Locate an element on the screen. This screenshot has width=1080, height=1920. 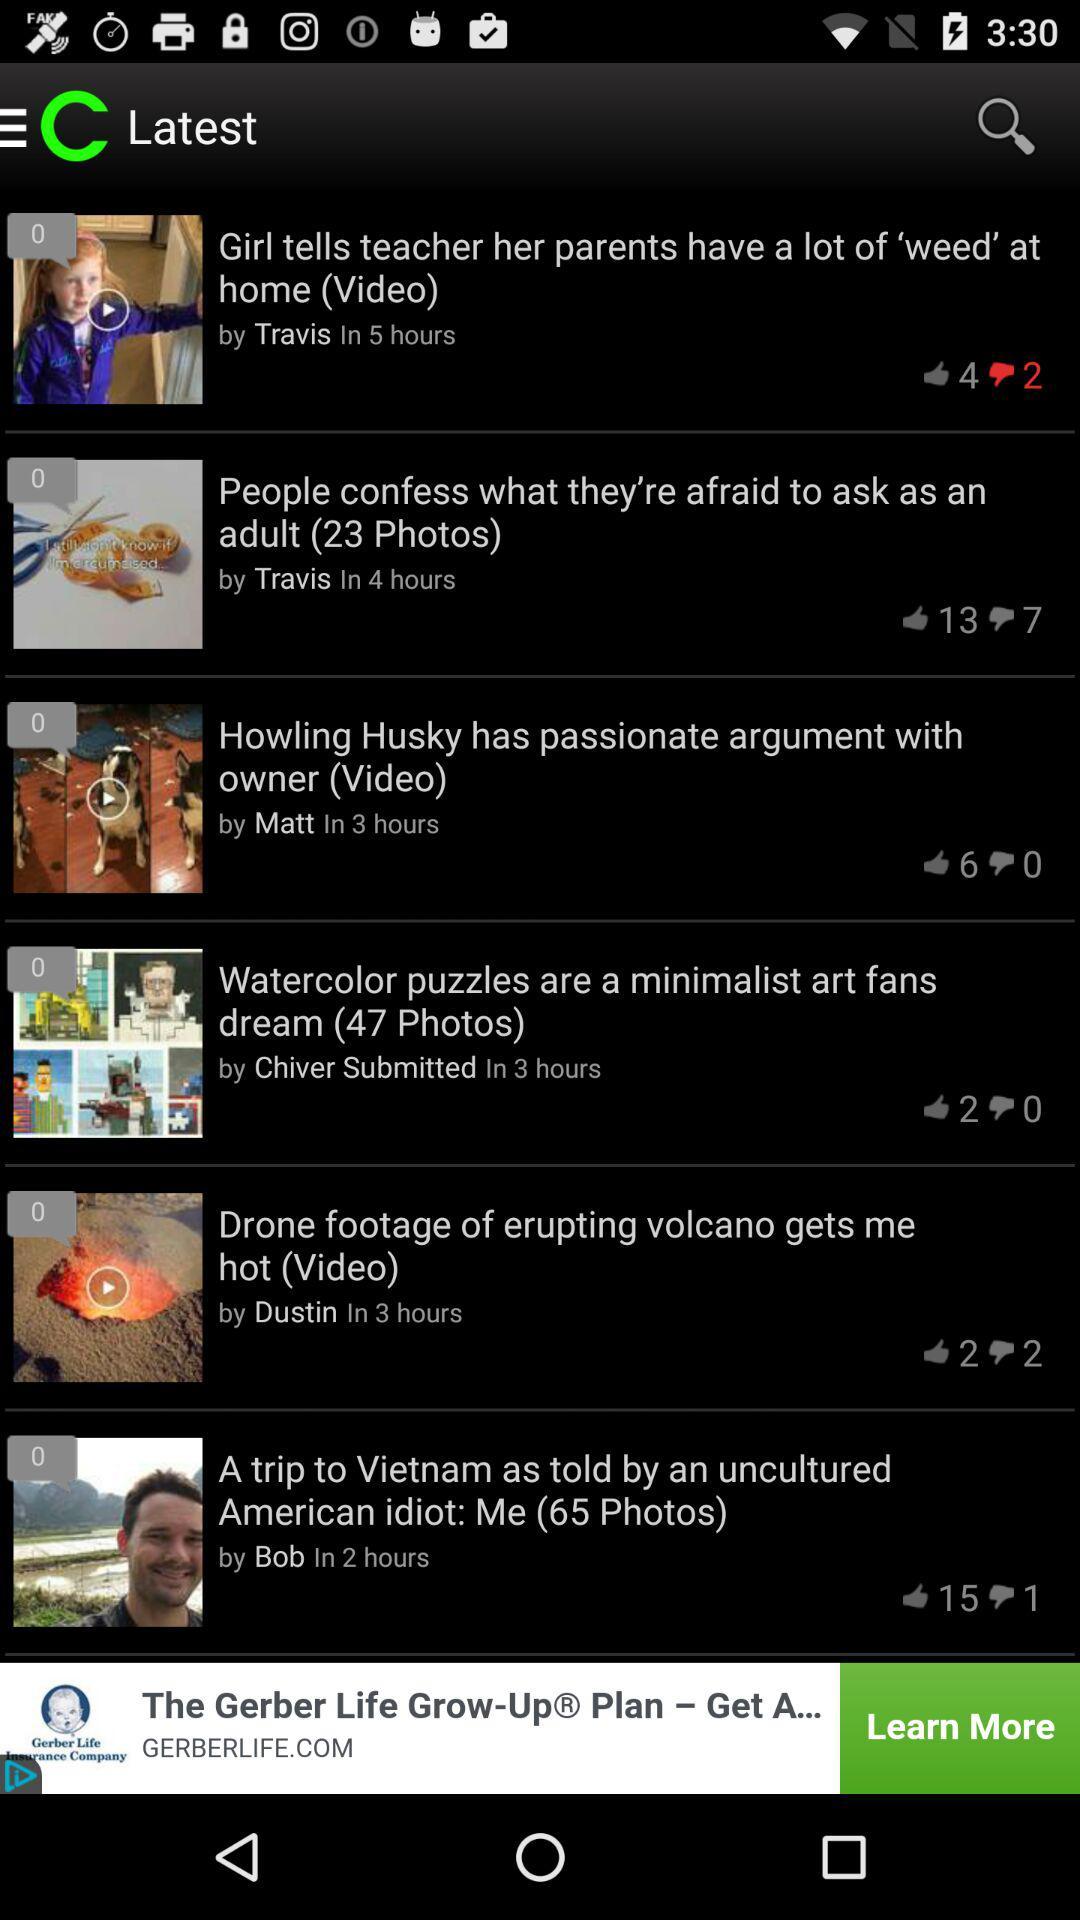
icon above howling husky has item is located at coordinates (1032, 617).